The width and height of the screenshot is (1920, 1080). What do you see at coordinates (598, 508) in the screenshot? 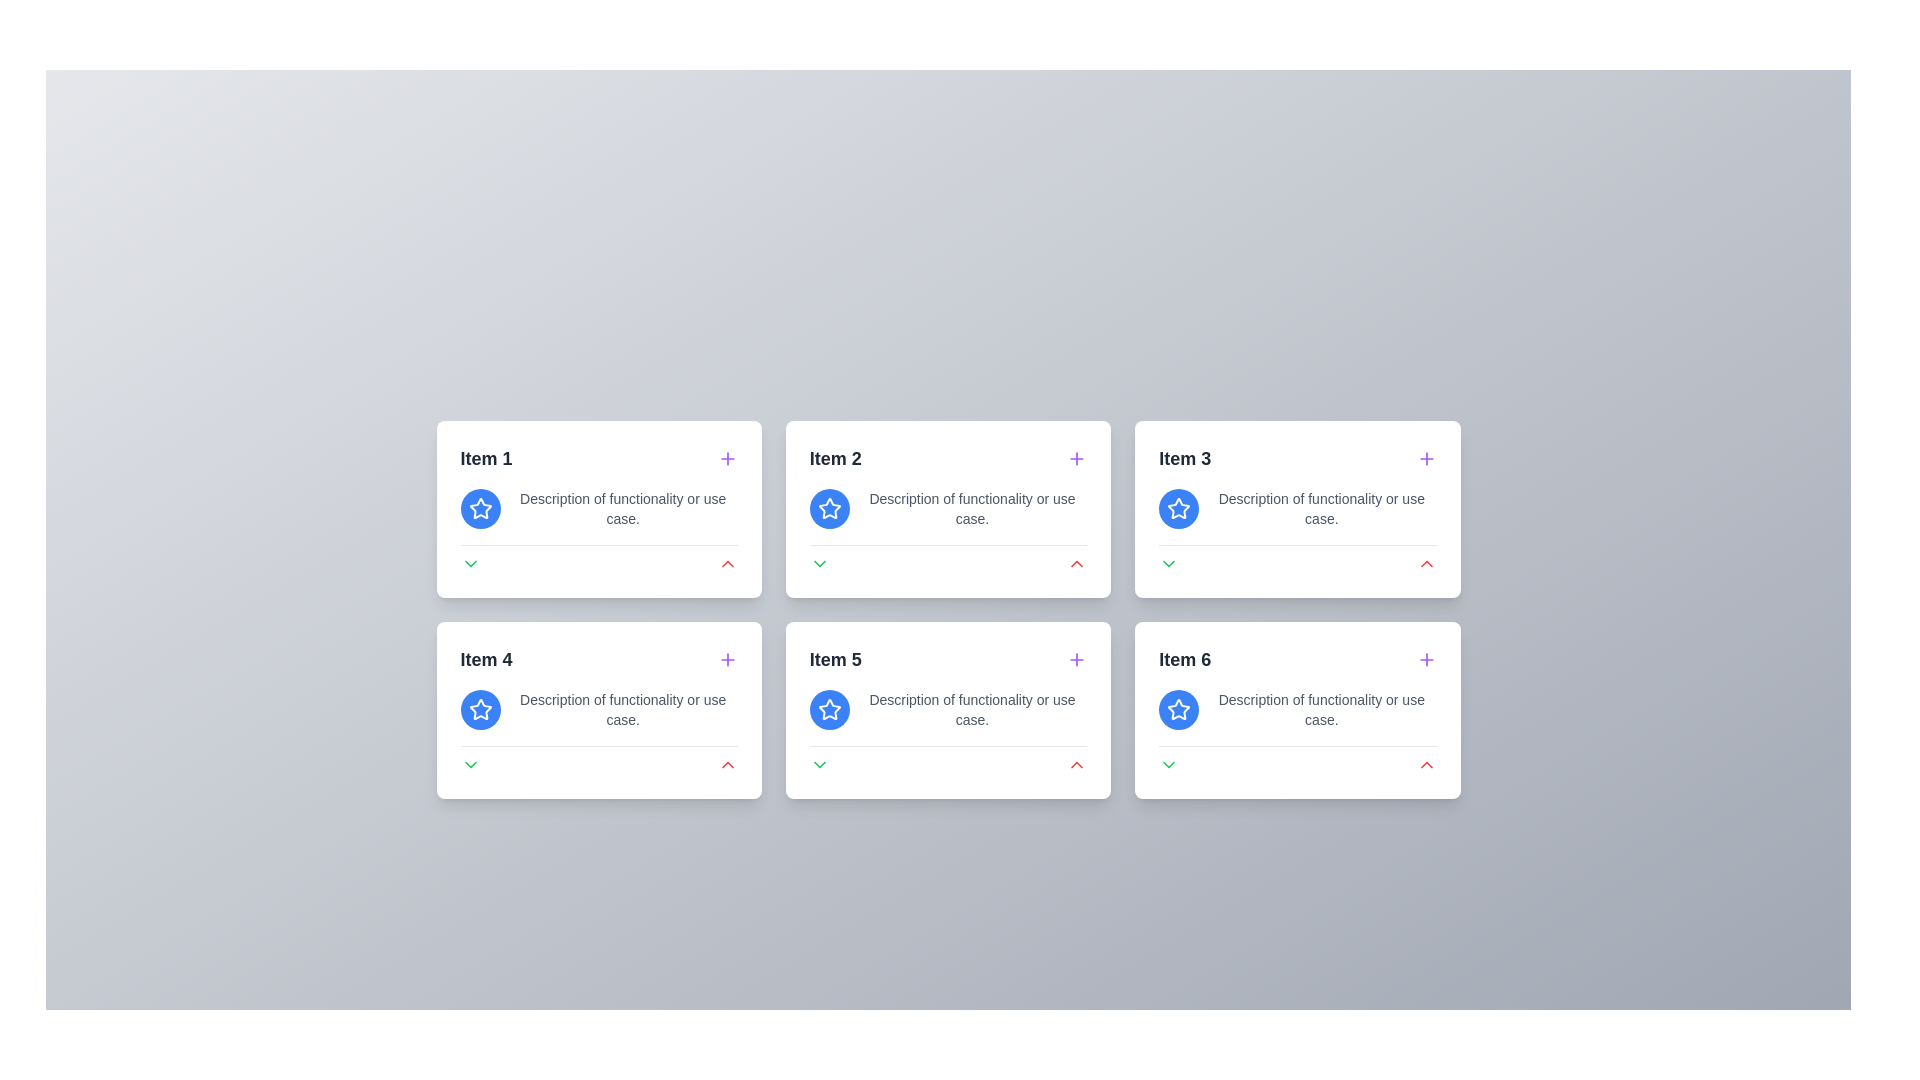
I see `the text element within the Composite UI element located in the first column of the first row of the grid layout under the card labeled 'Item 1'` at bounding box center [598, 508].